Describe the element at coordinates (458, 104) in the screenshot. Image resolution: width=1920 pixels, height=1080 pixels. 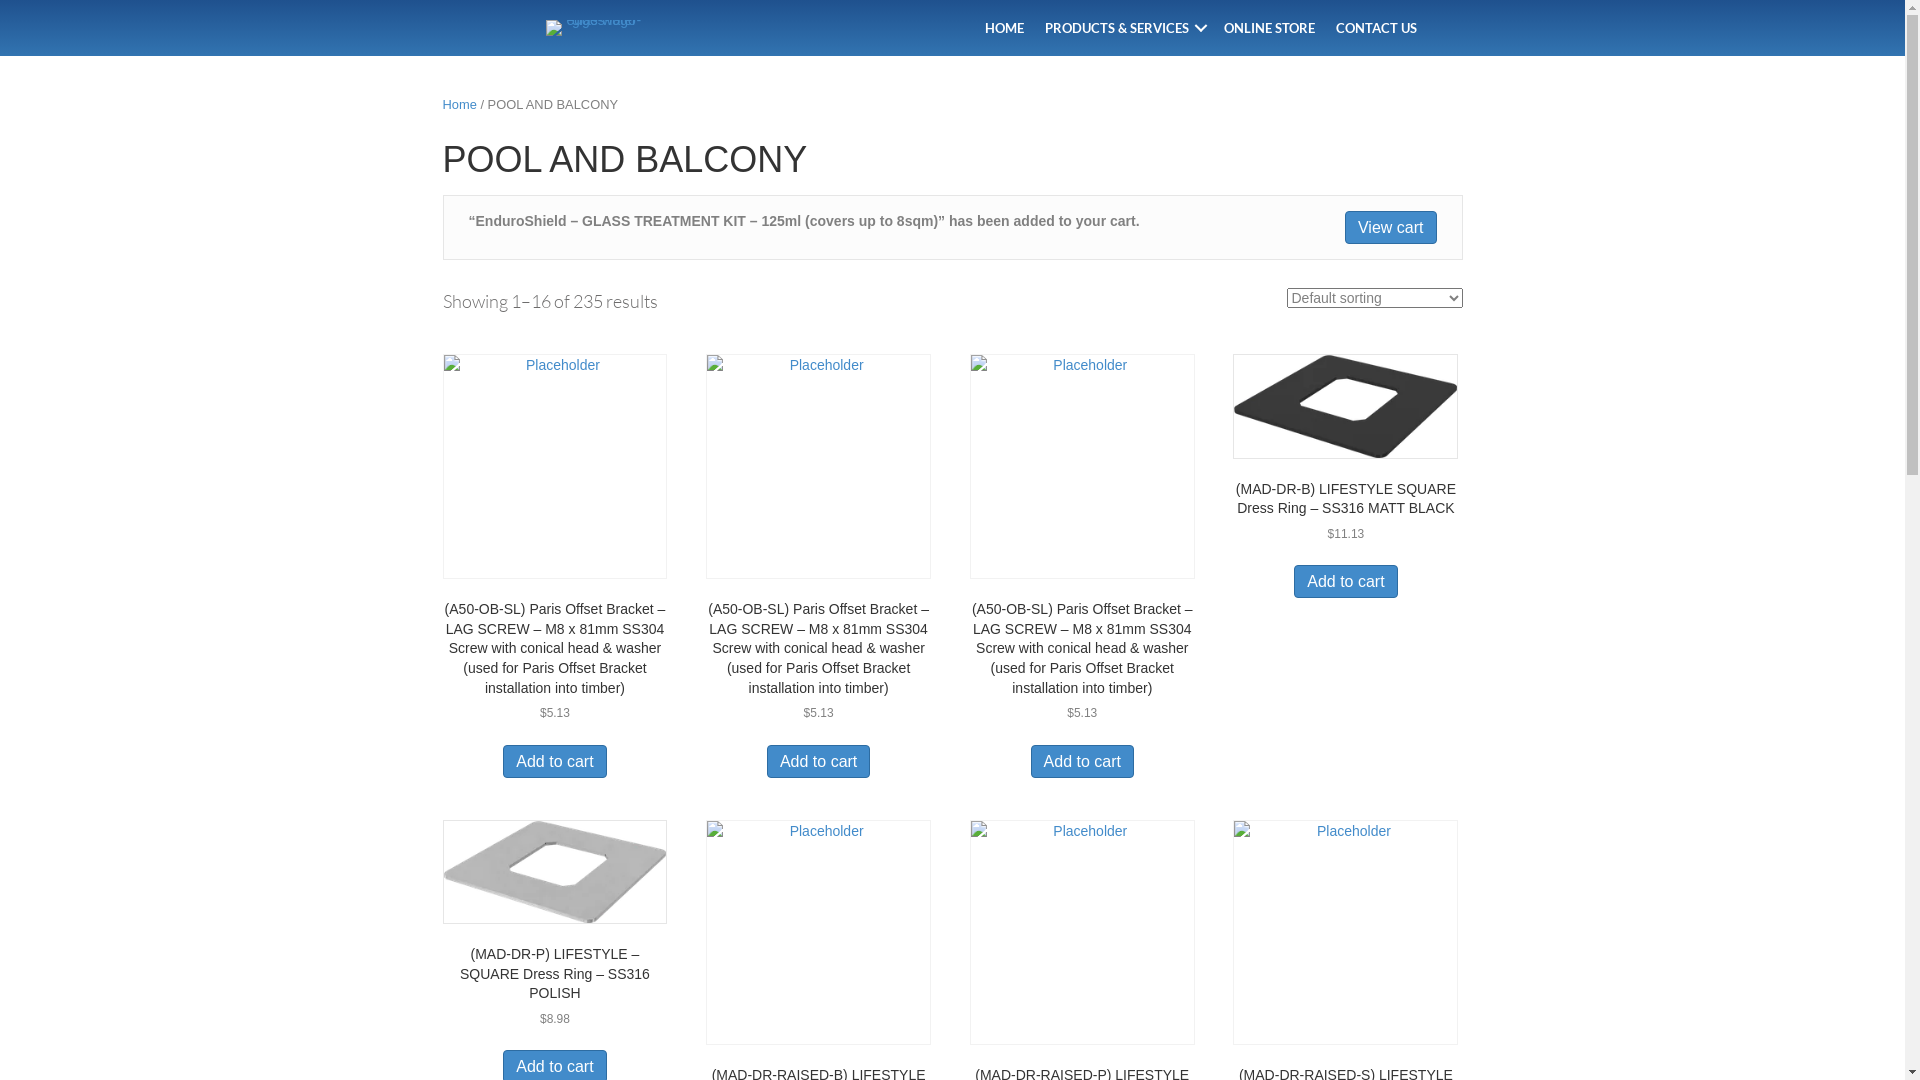
I see `'Home'` at that location.